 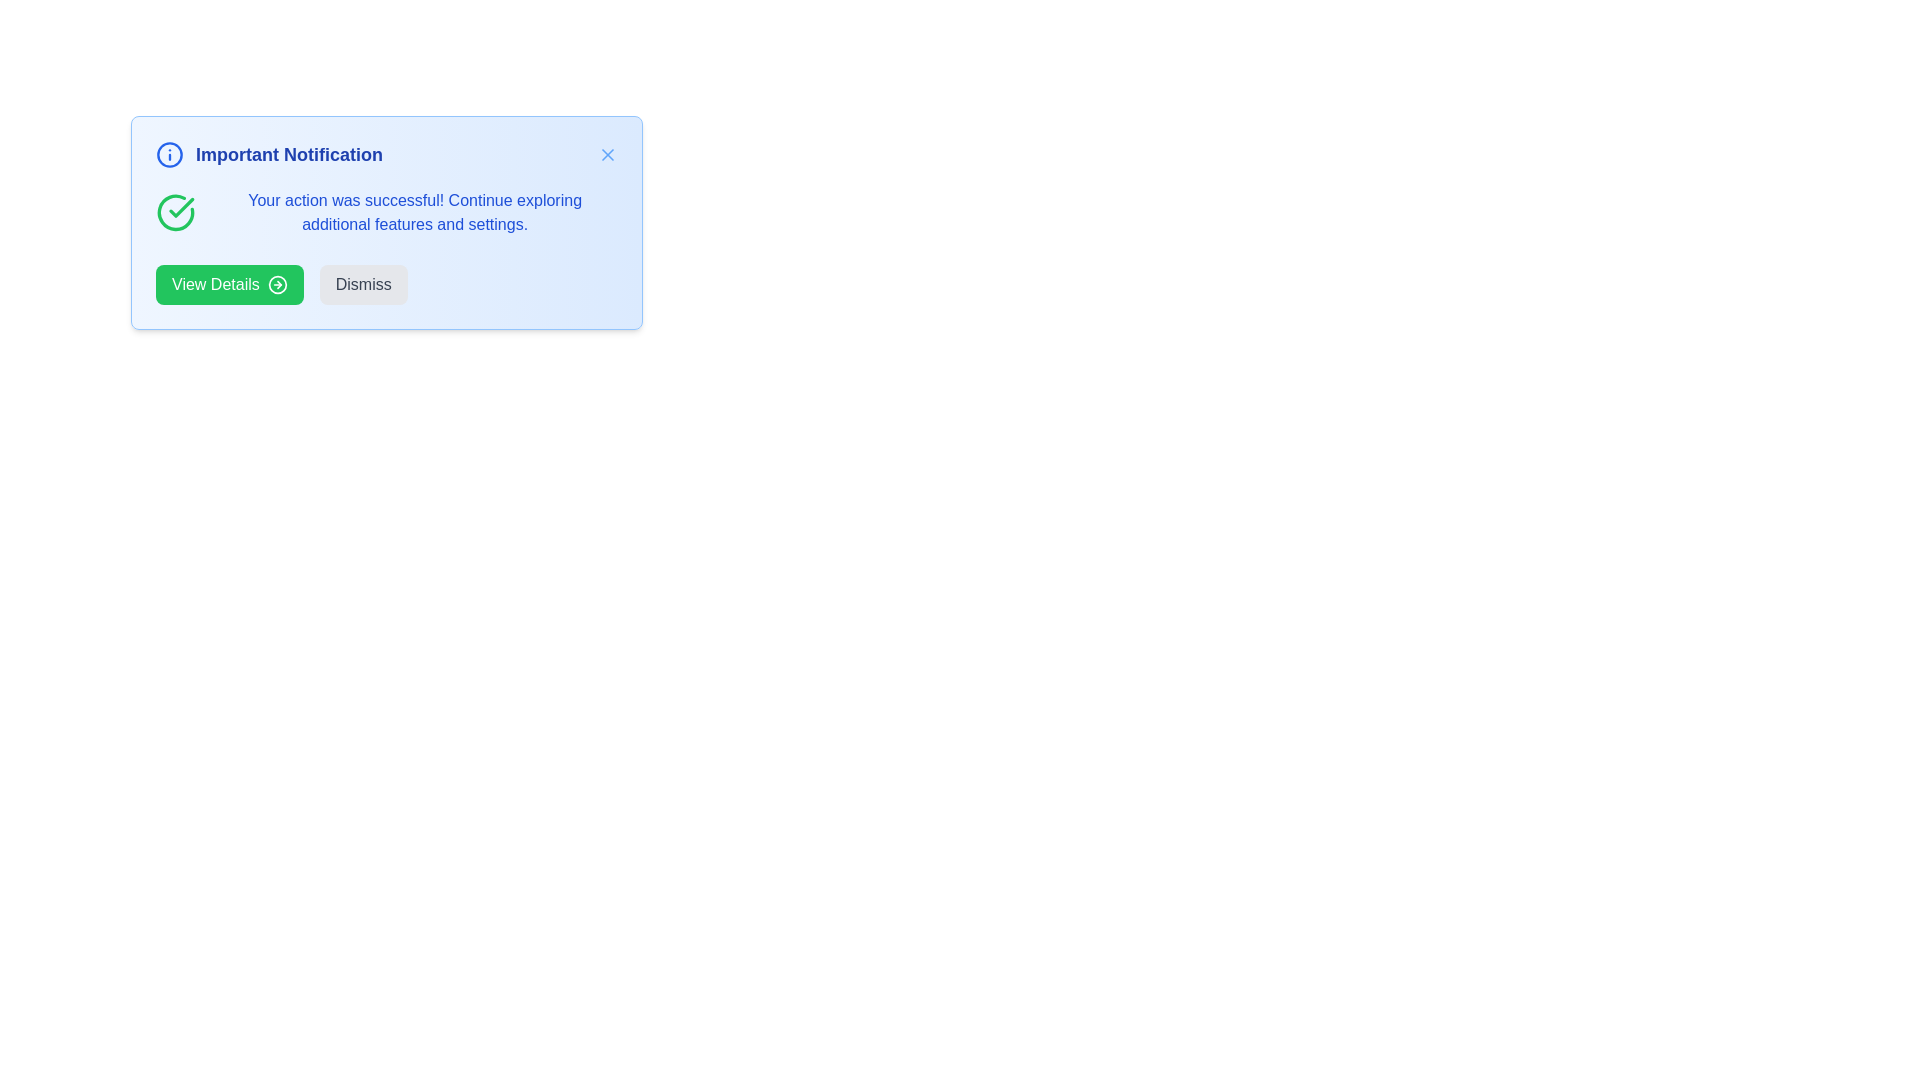 I want to click on the 'View Details' button to open the details view, so click(x=229, y=285).